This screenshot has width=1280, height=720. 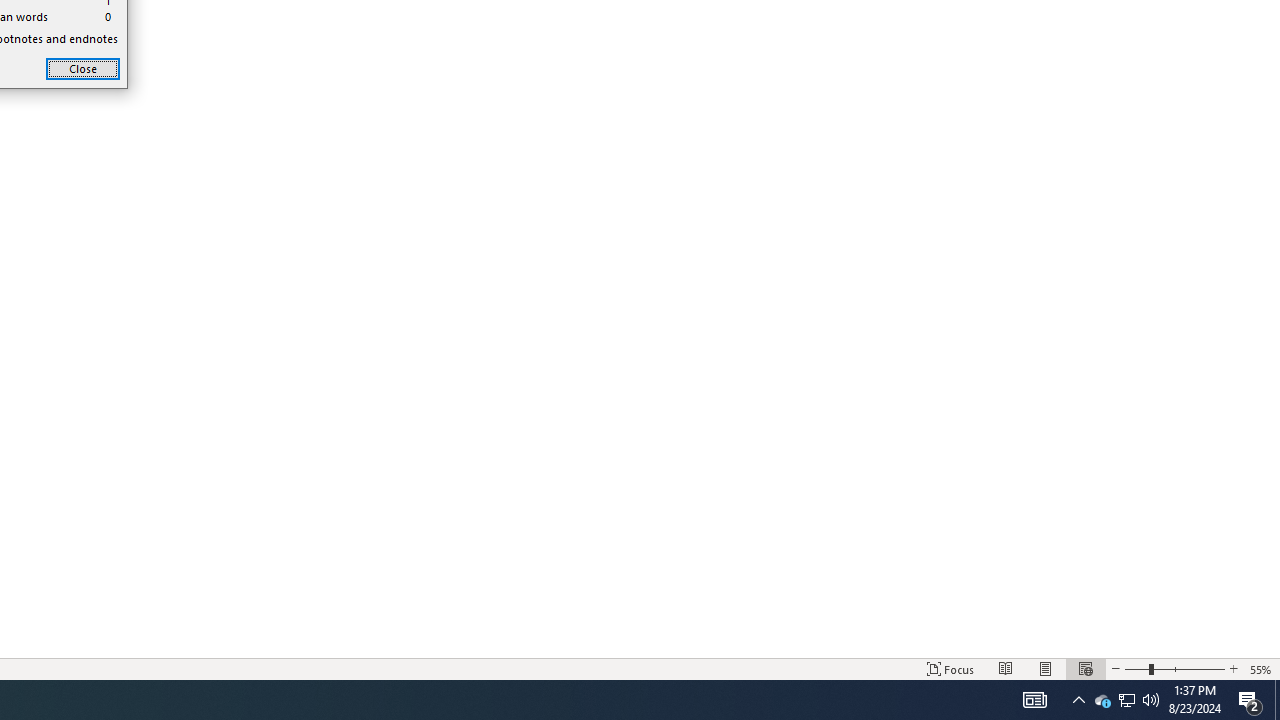 I want to click on 'Zoom 55%', so click(x=1260, y=669).